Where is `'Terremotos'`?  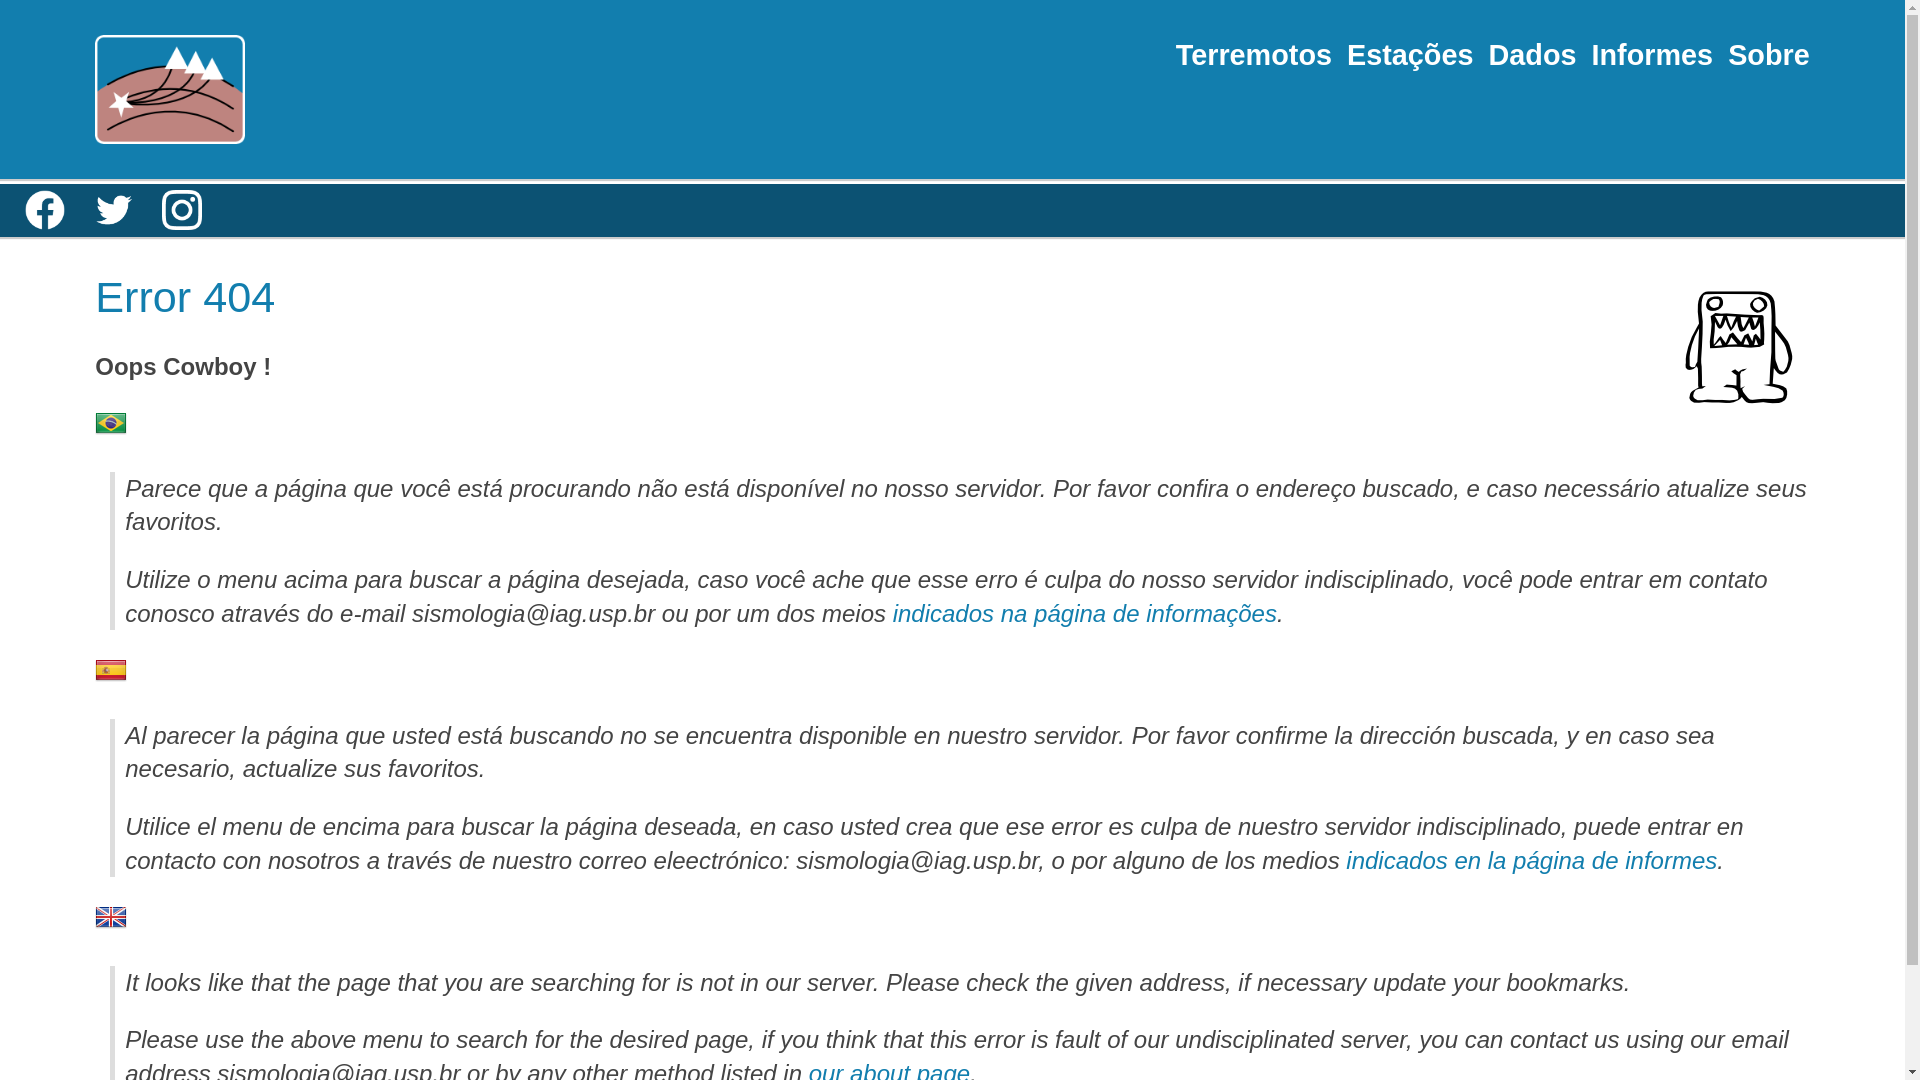 'Terremotos' is located at coordinates (1176, 53).